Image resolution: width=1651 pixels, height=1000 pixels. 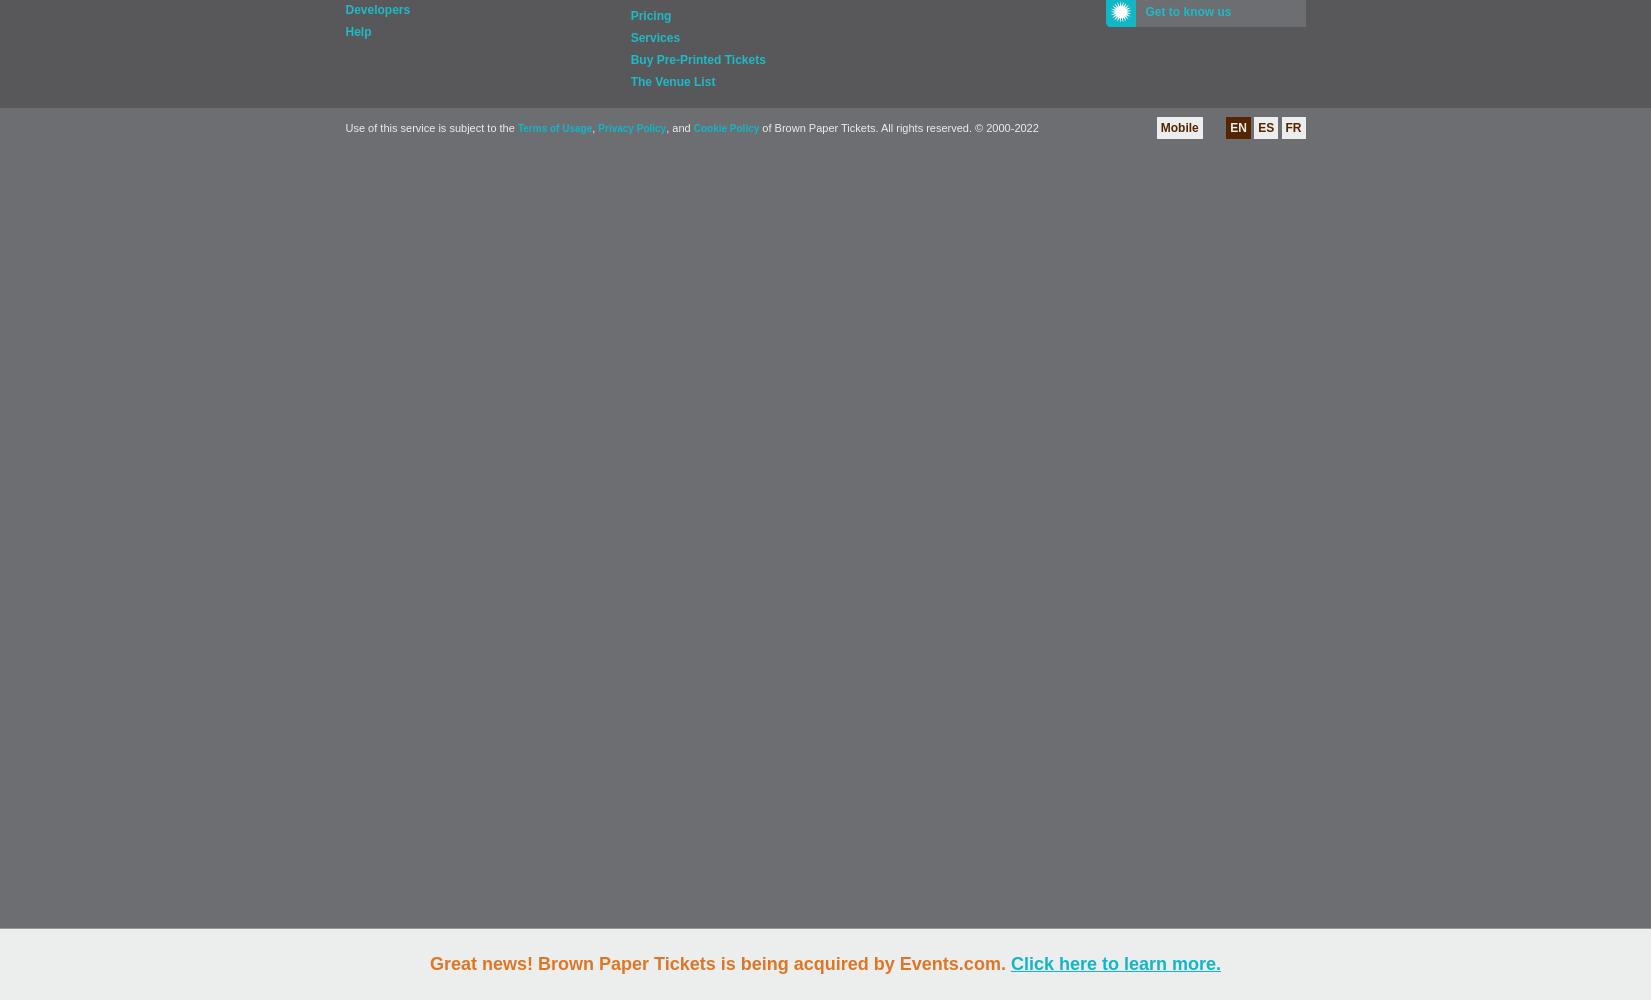 I want to click on 'Use of this service is subject to the', so click(x=431, y=128).